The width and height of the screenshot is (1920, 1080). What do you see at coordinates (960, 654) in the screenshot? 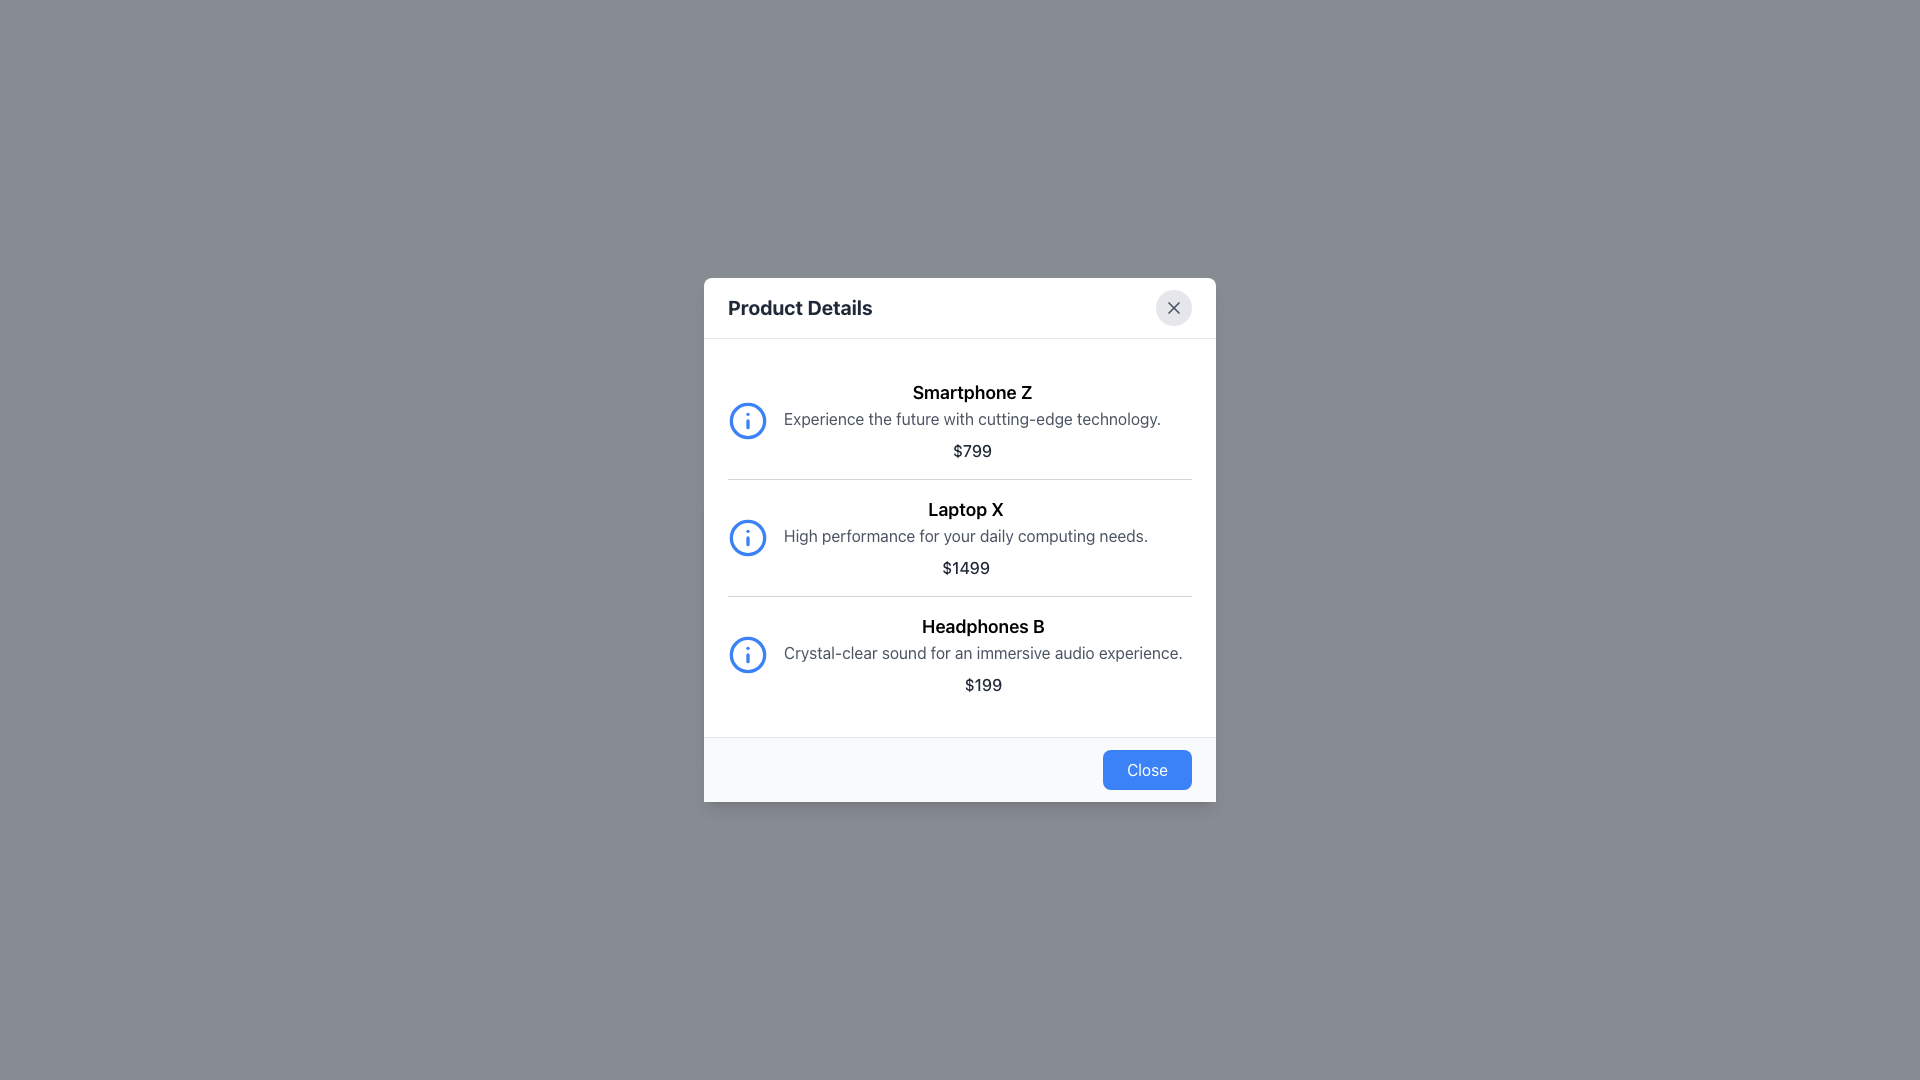
I see `the third product entry in the 'Product Details' modal window, which includes the product's name, description, and price information` at bounding box center [960, 654].